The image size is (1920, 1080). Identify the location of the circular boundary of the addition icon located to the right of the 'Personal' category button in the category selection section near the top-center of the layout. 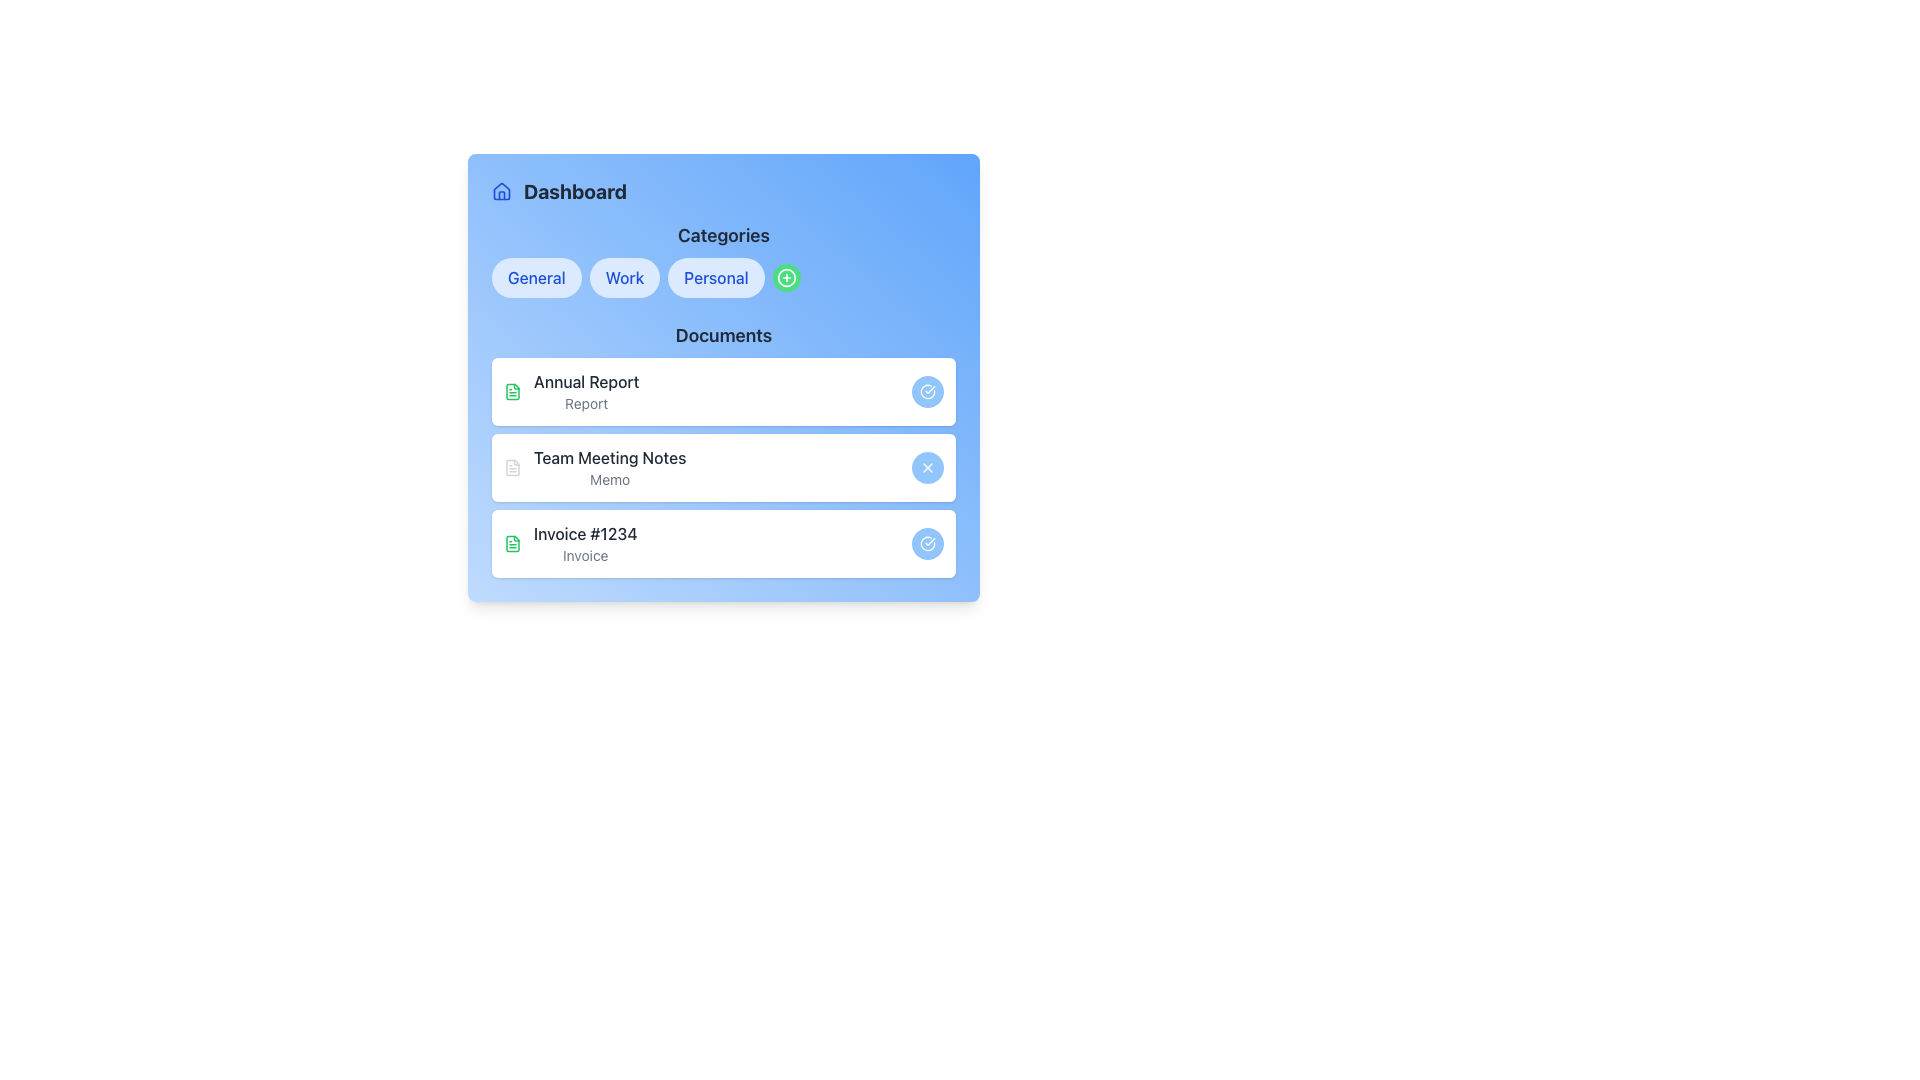
(785, 277).